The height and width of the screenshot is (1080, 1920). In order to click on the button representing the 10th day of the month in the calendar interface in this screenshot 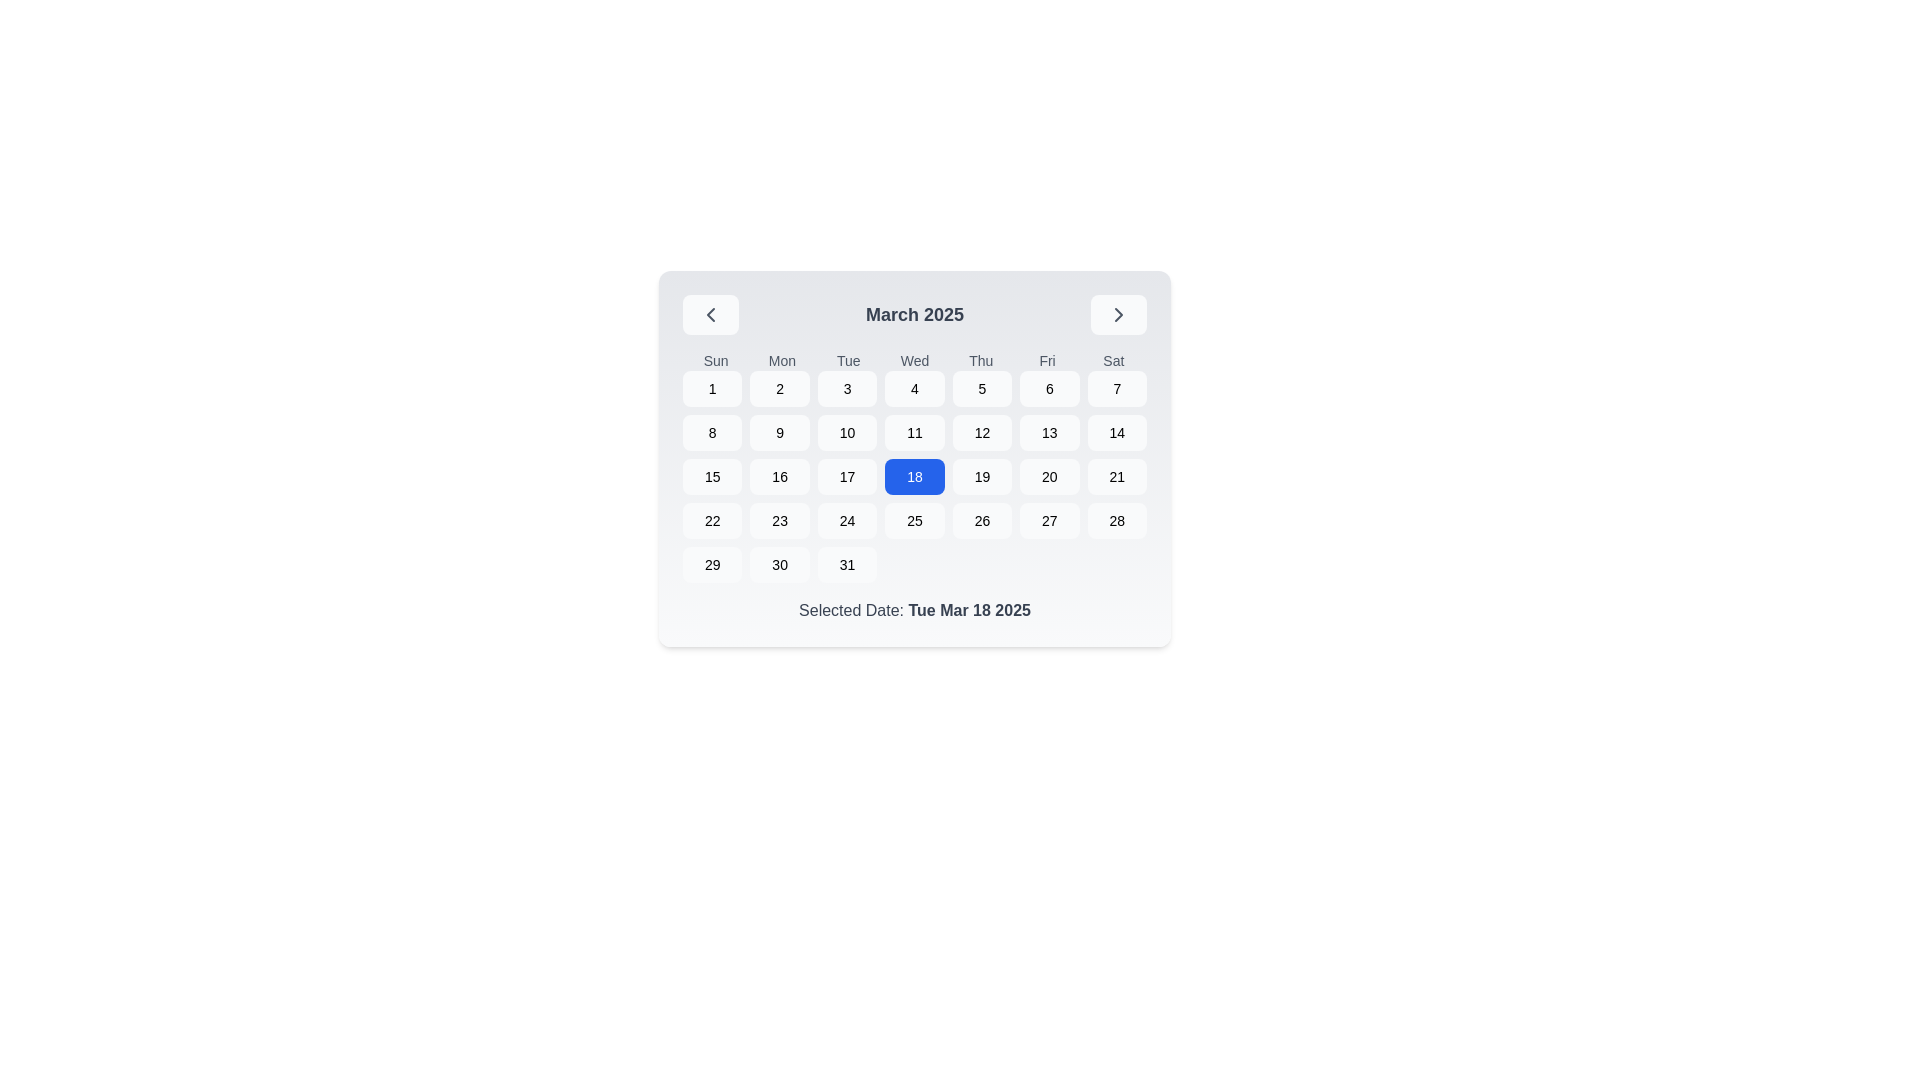, I will do `click(847, 431)`.